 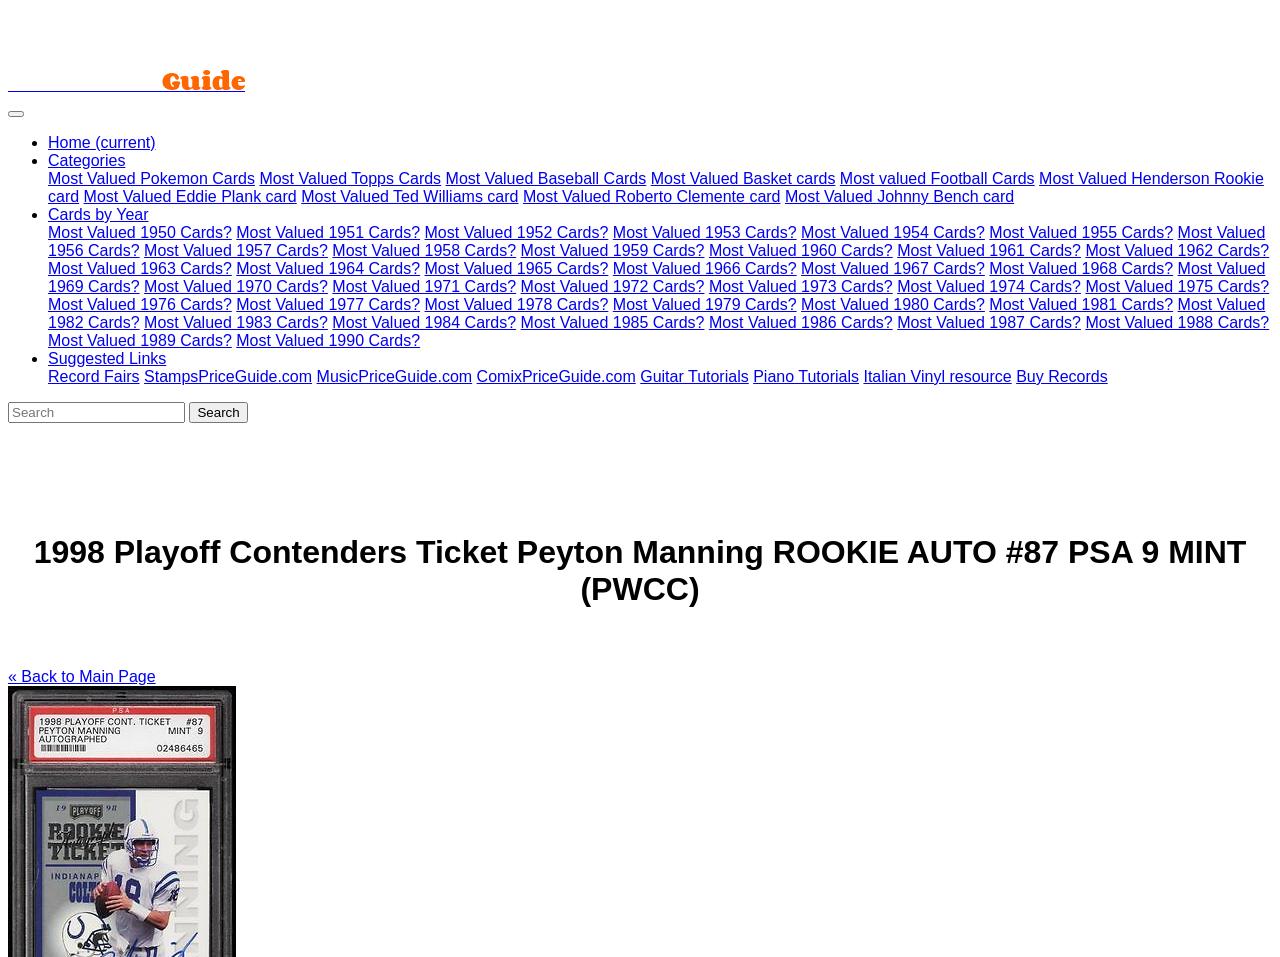 What do you see at coordinates (80, 675) in the screenshot?
I see `'« Back to Main Page'` at bounding box center [80, 675].